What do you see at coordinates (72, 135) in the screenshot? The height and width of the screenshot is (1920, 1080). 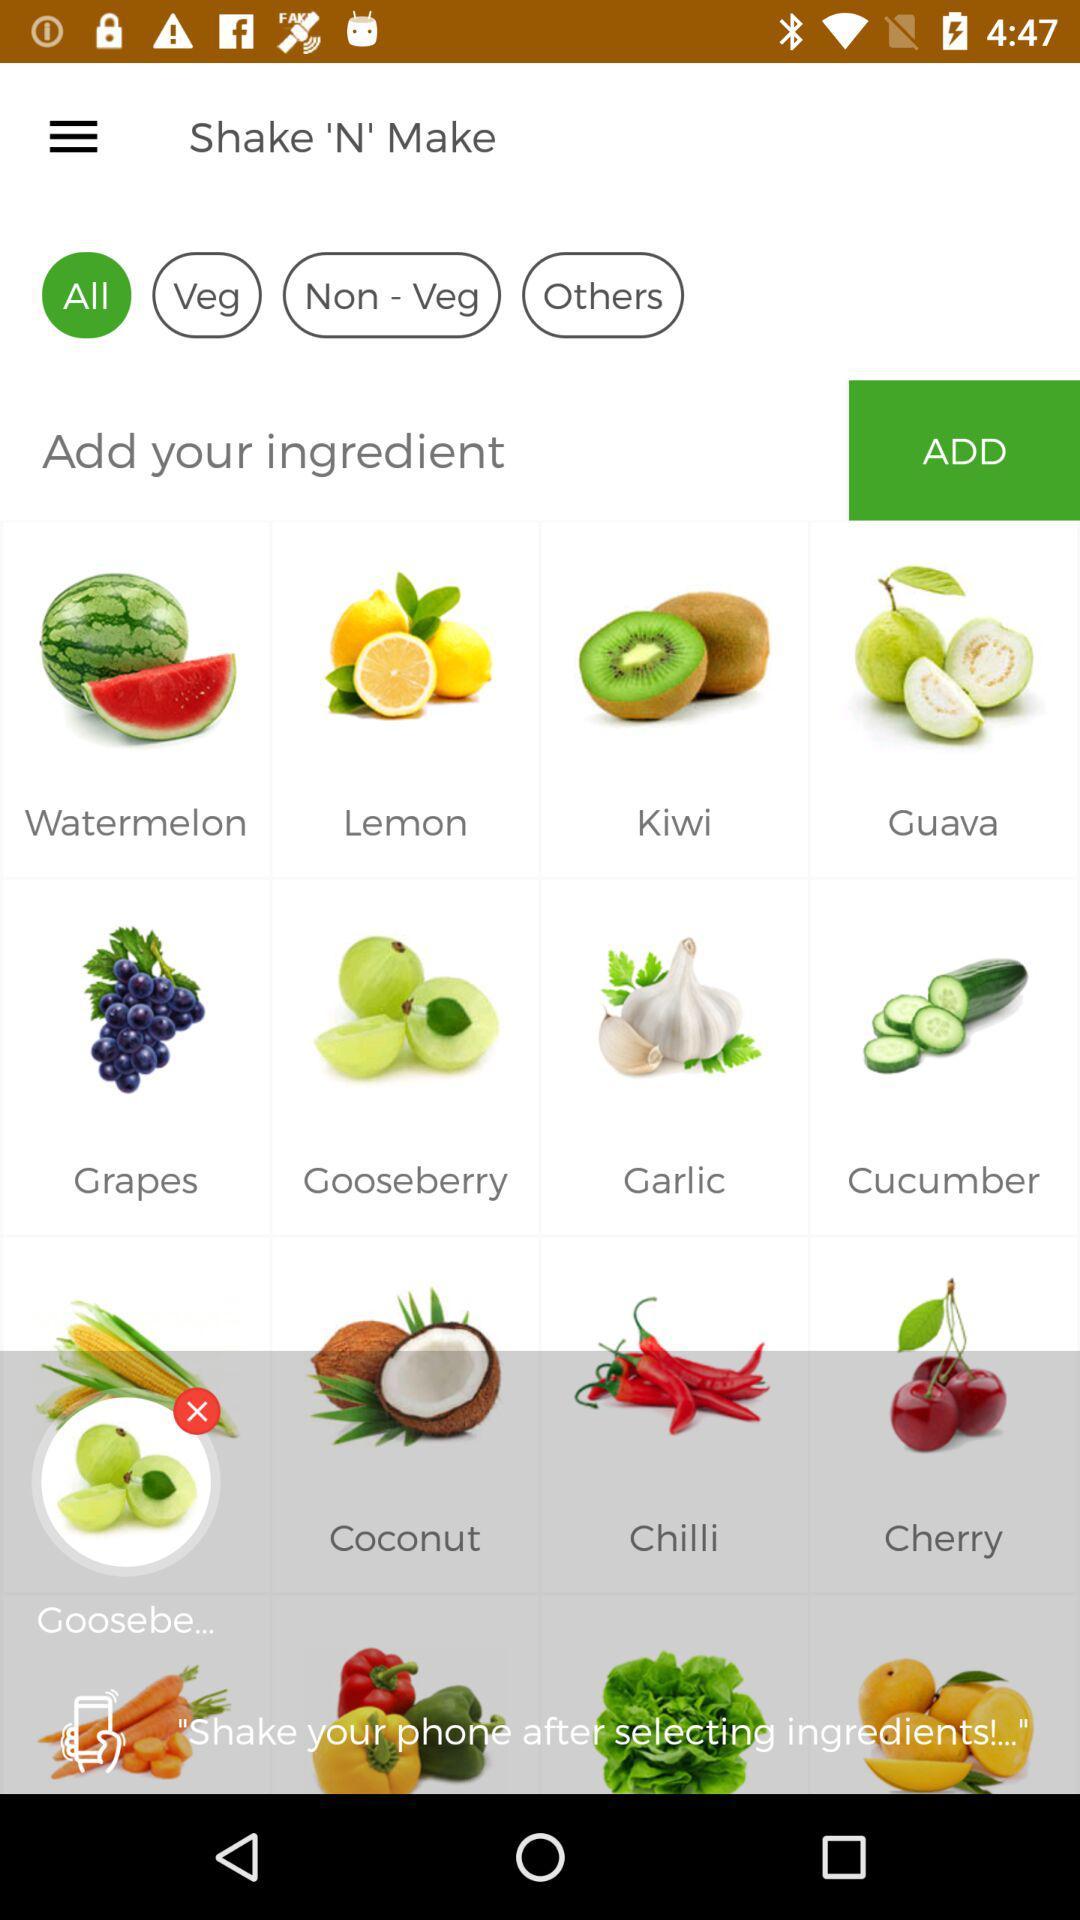 I see `the menu icon` at bounding box center [72, 135].